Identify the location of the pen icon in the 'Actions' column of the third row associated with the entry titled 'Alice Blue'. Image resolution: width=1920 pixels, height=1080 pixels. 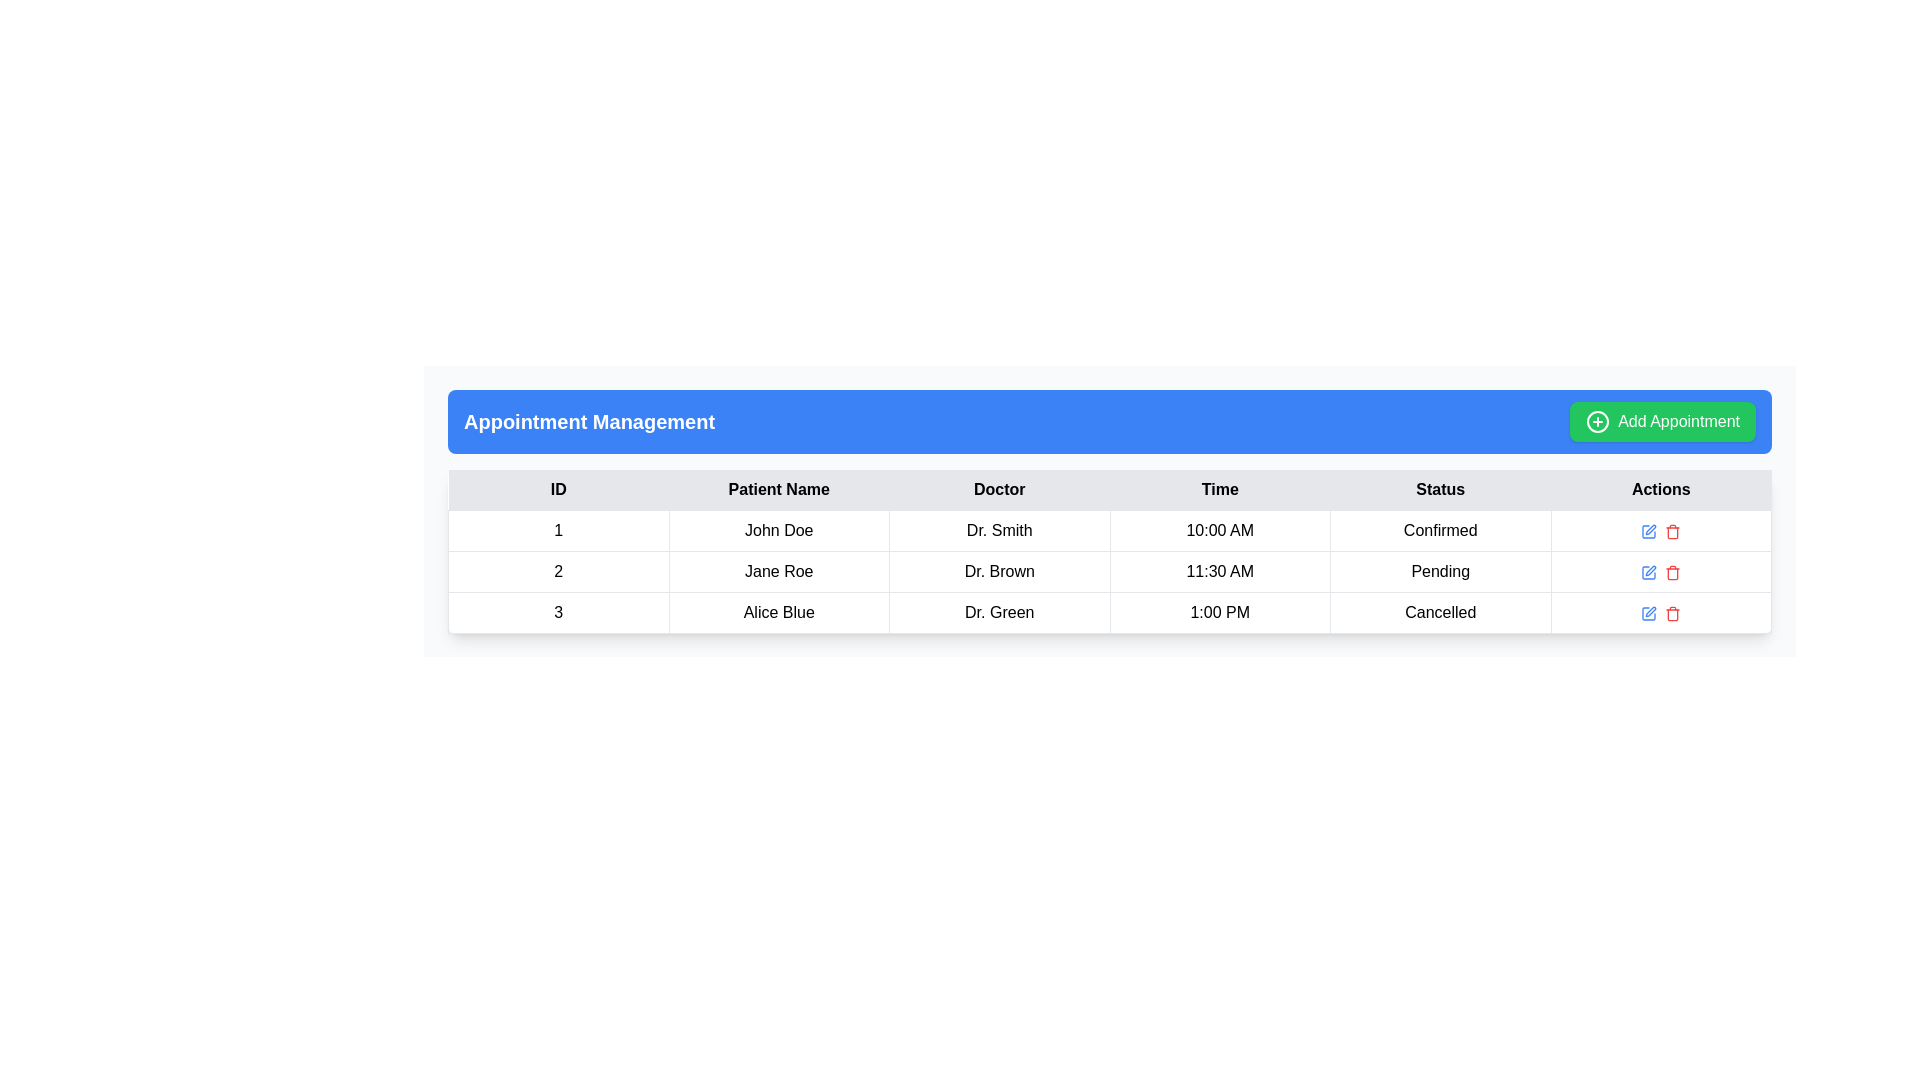
(1651, 610).